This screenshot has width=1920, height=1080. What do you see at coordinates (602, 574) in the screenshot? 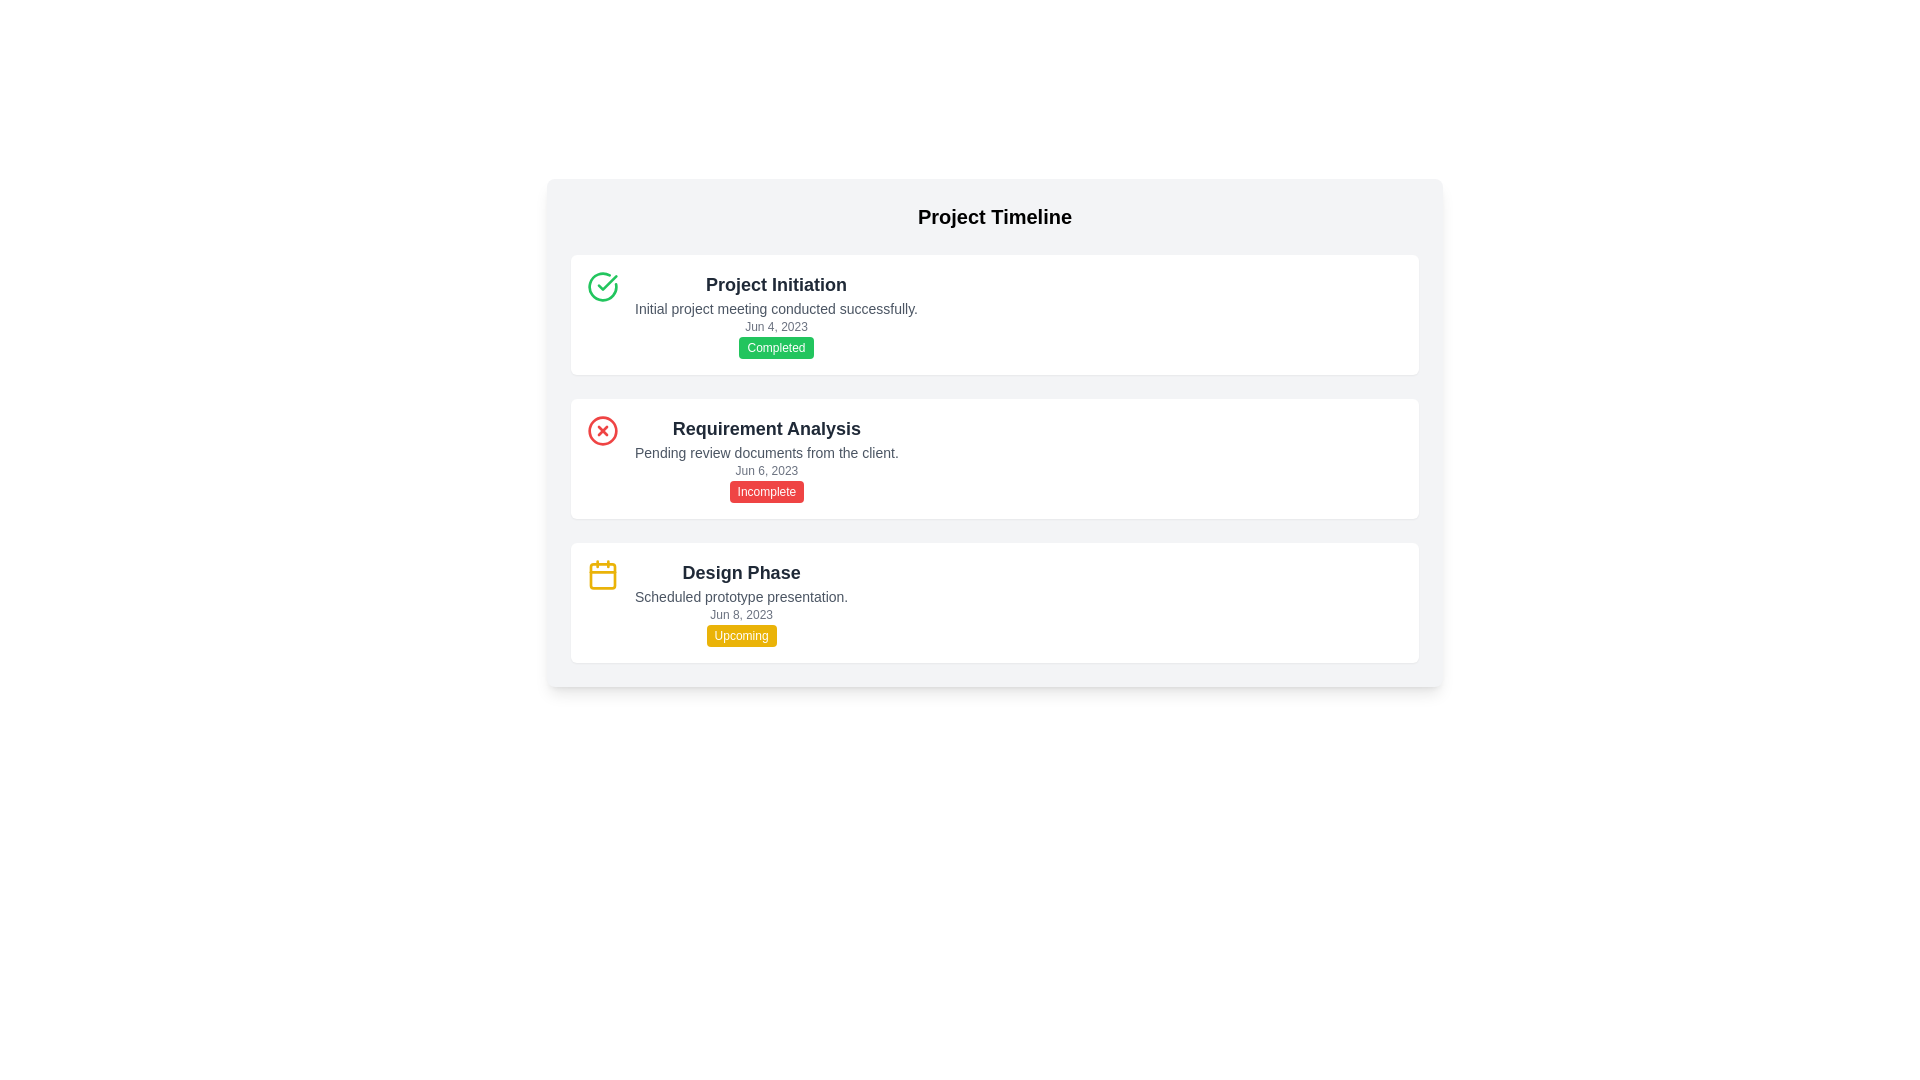
I see `the yellow calendar icon located to the left of the 'Design Phase' text` at bounding box center [602, 574].